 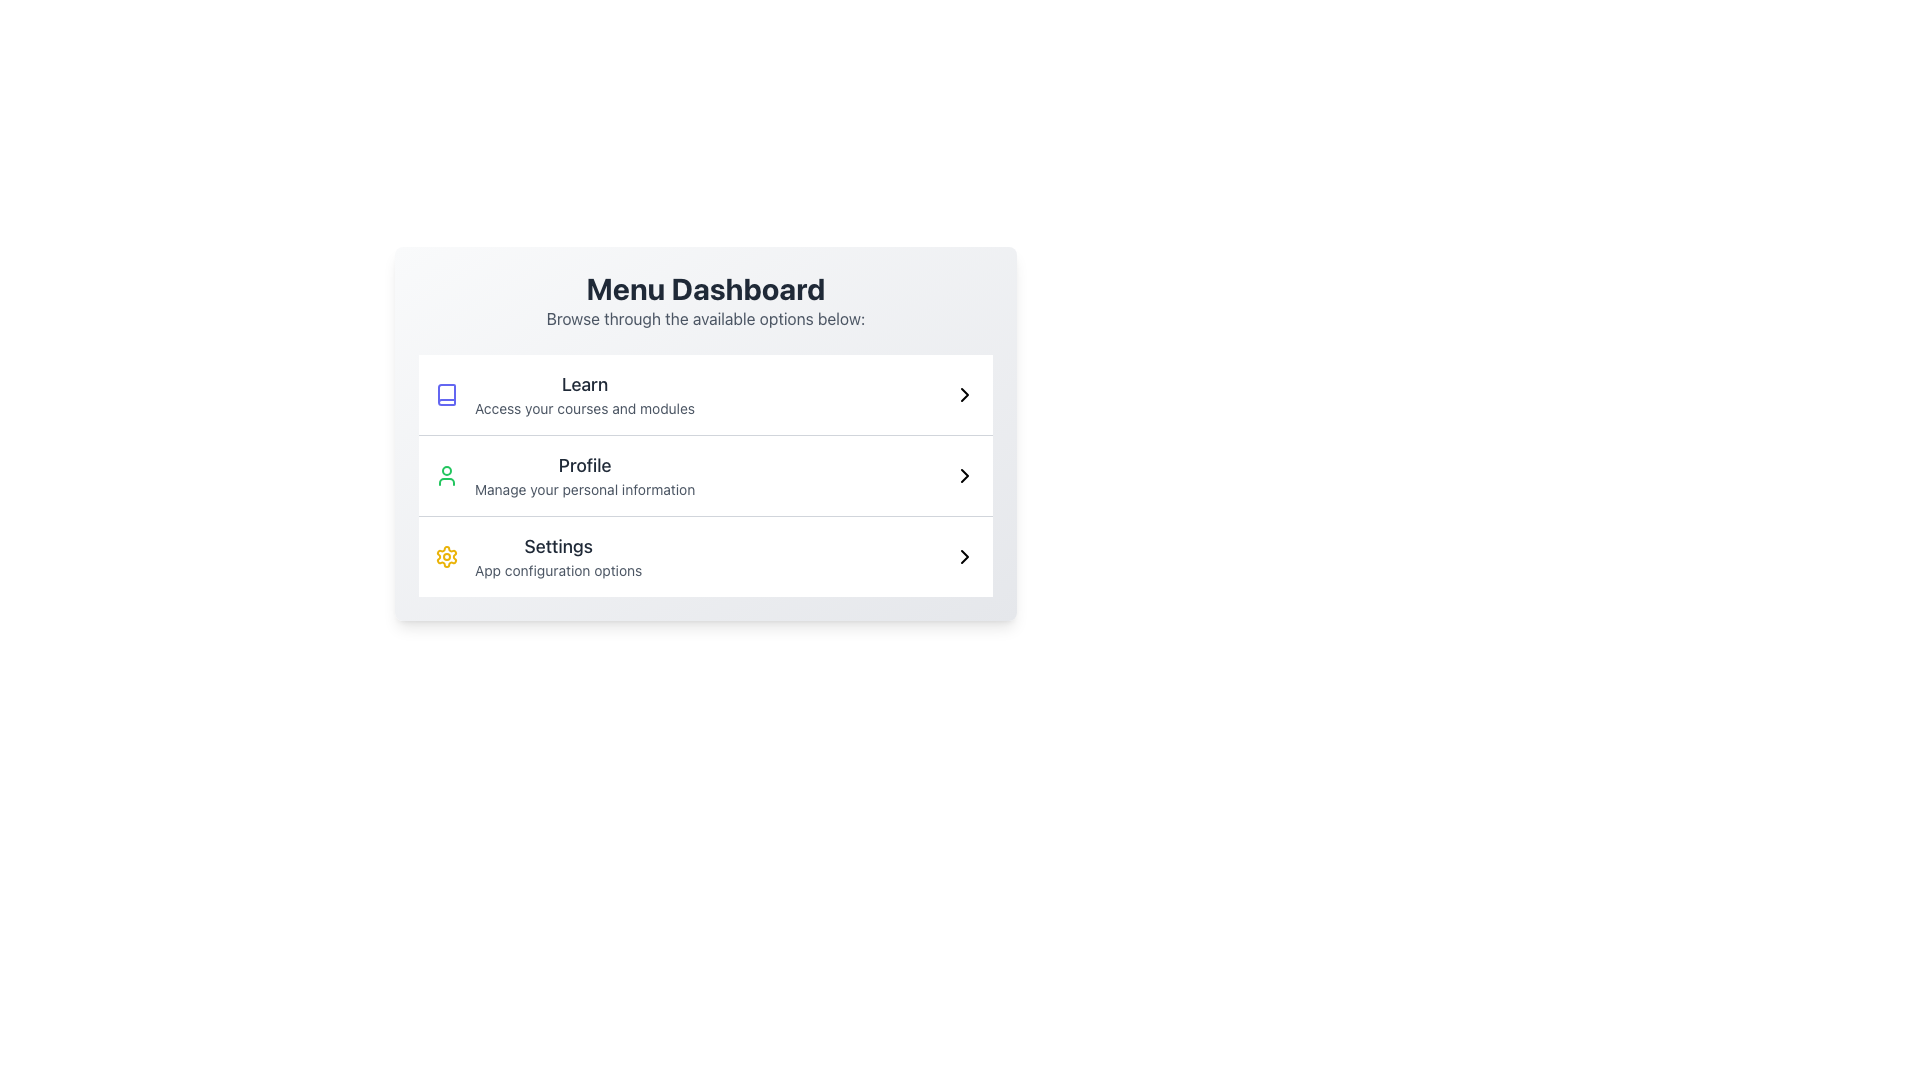 I want to click on the text label displaying 'Learn' in bold black color, which is positioned at the top of the first menu option in the dashboard, so click(x=584, y=385).